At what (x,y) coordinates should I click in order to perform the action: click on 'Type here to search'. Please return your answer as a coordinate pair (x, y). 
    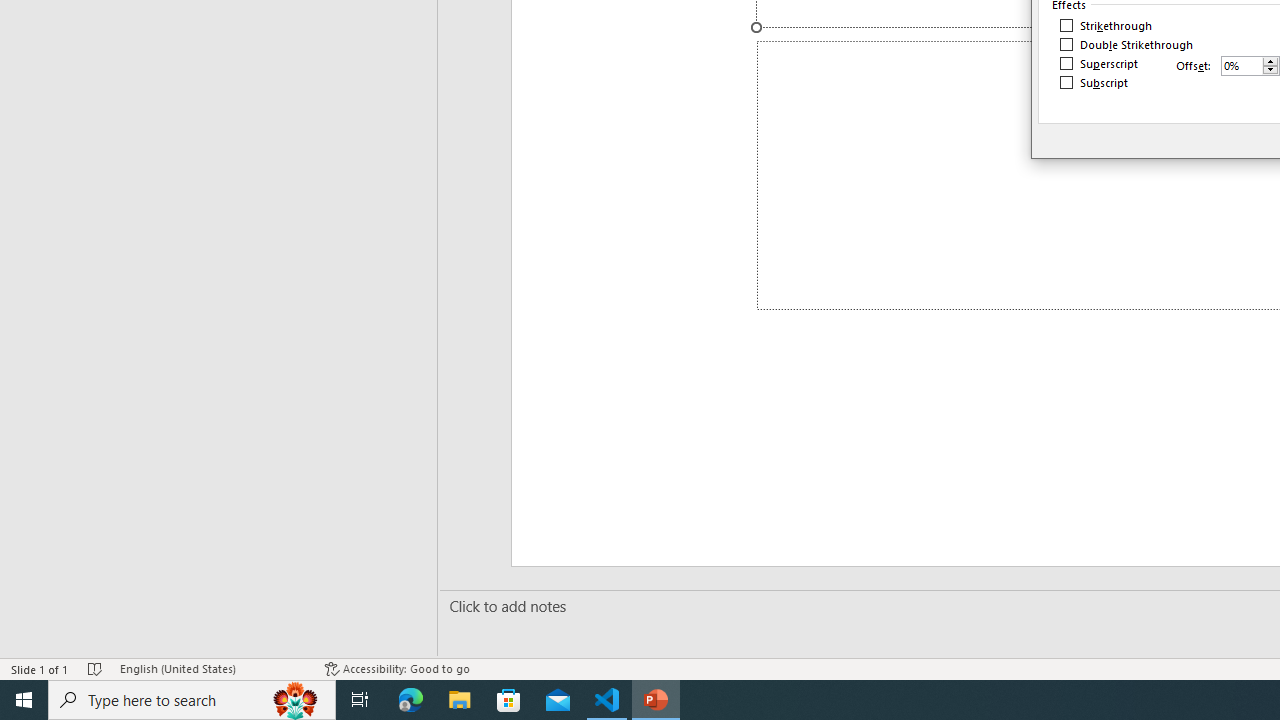
    Looking at the image, I should click on (192, 698).